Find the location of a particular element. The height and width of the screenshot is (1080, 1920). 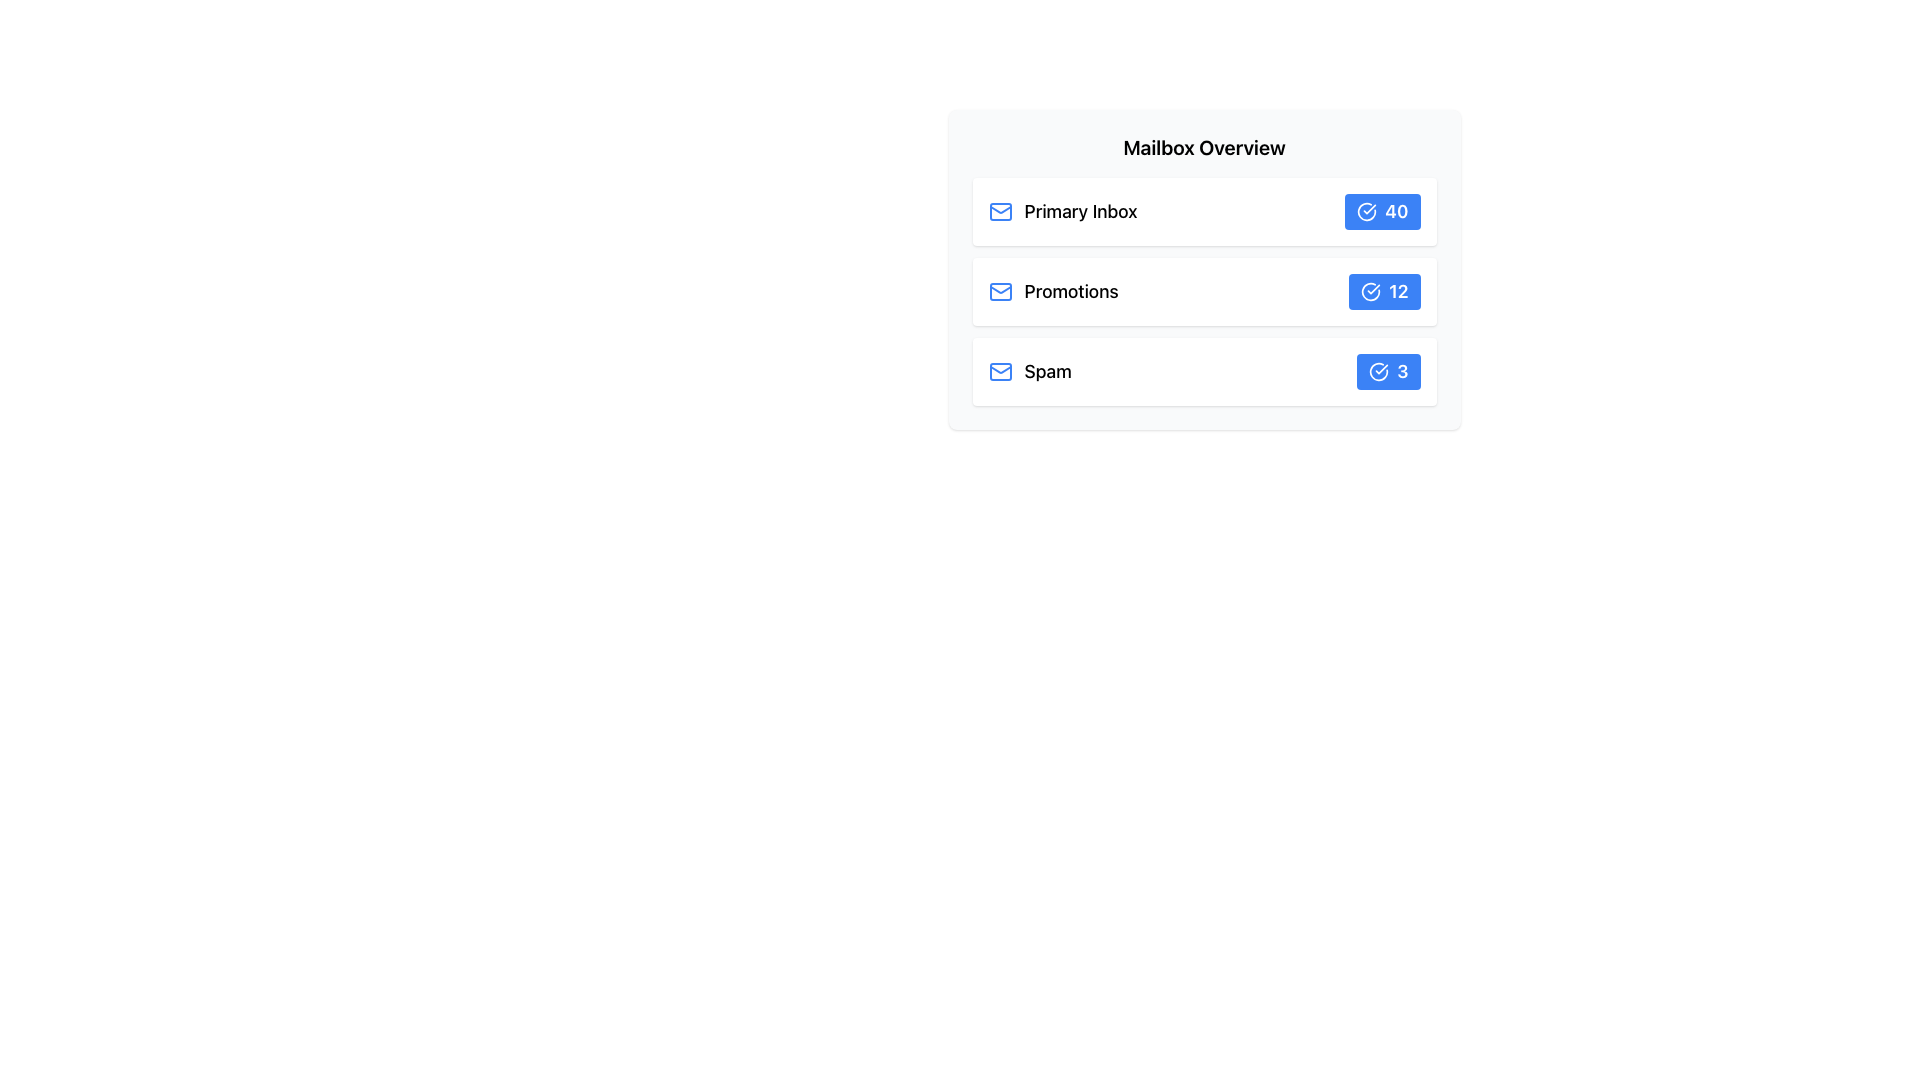

'Spam' label text adjacent to the blue envelope icon in the 'Mailbox Overview' section, which is the third entry in the vertical list is located at coordinates (1030, 371).